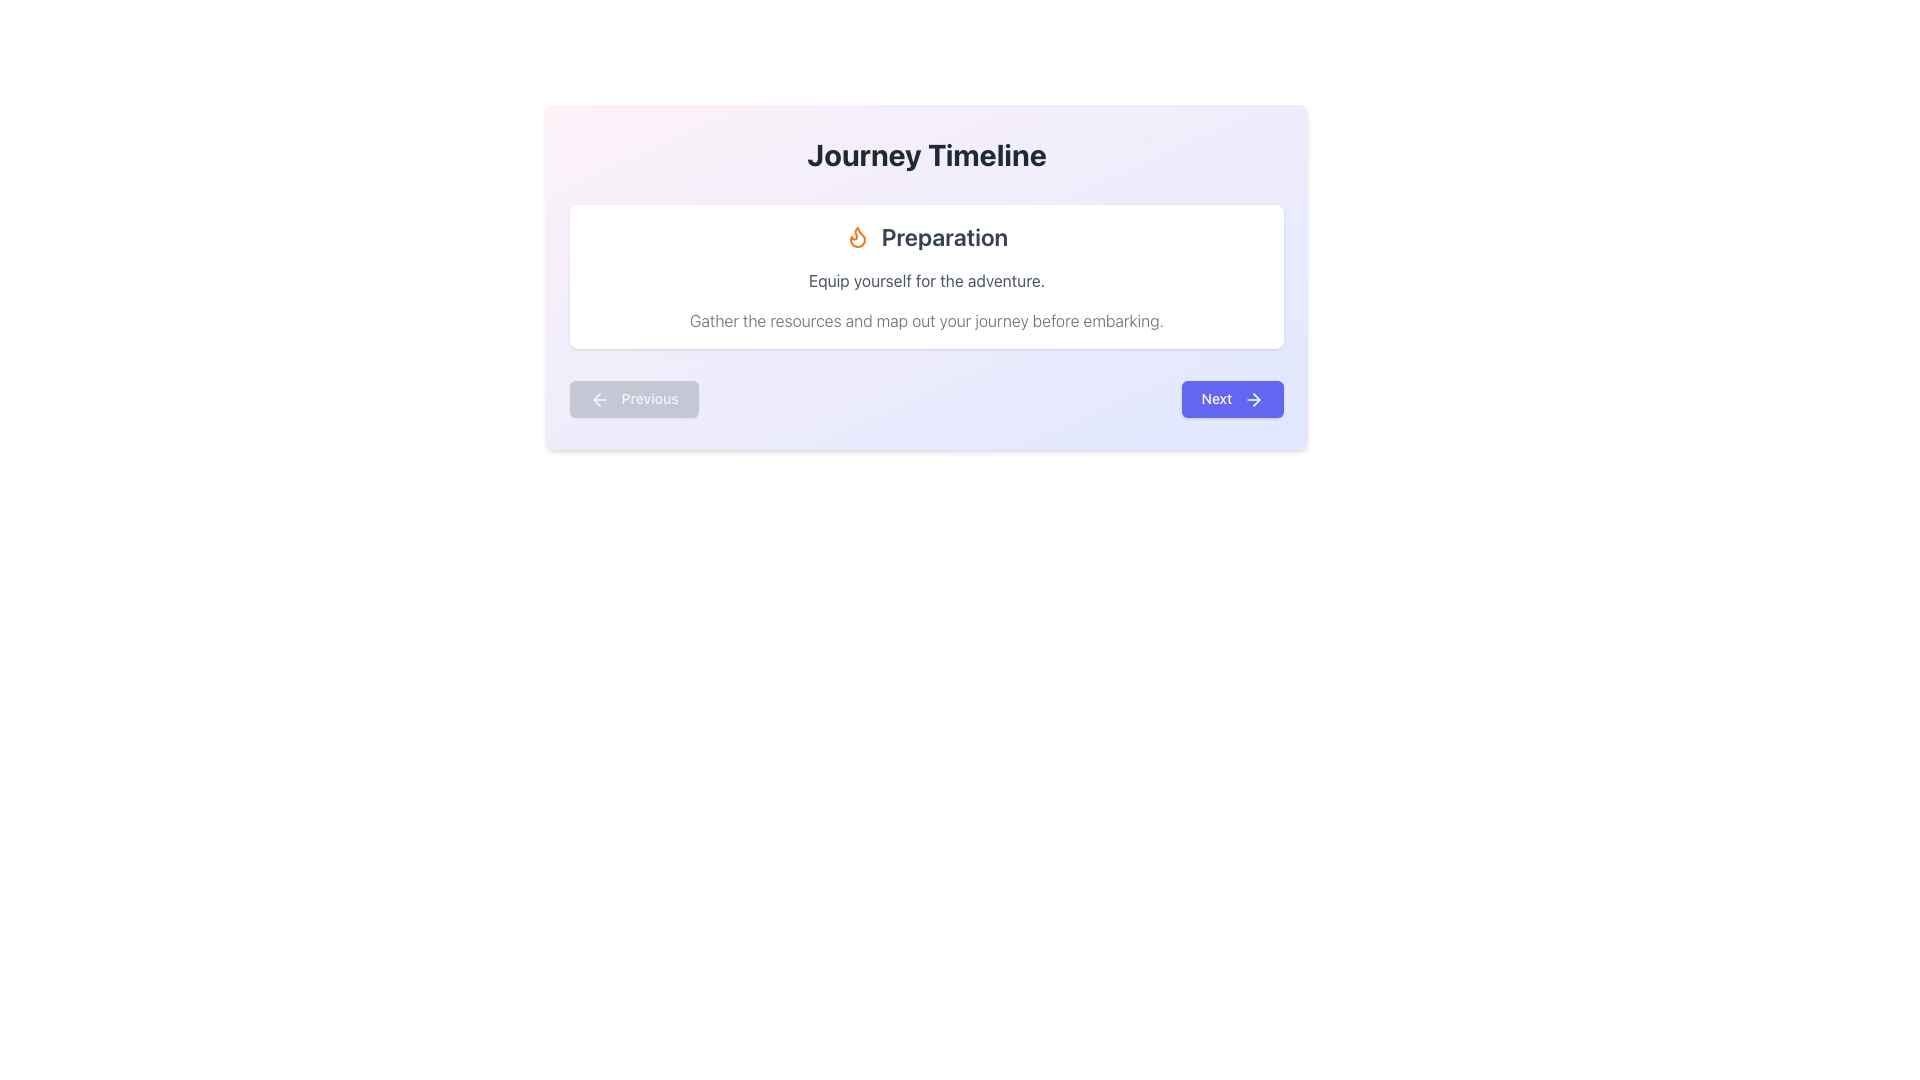 This screenshot has height=1080, width=1920. I want to click on the decorative icon associated with the 'Preparation' phase, which is centrally positioned within a white card-like area, directly to the left of the 'Preparation' text, so click(857, 236).